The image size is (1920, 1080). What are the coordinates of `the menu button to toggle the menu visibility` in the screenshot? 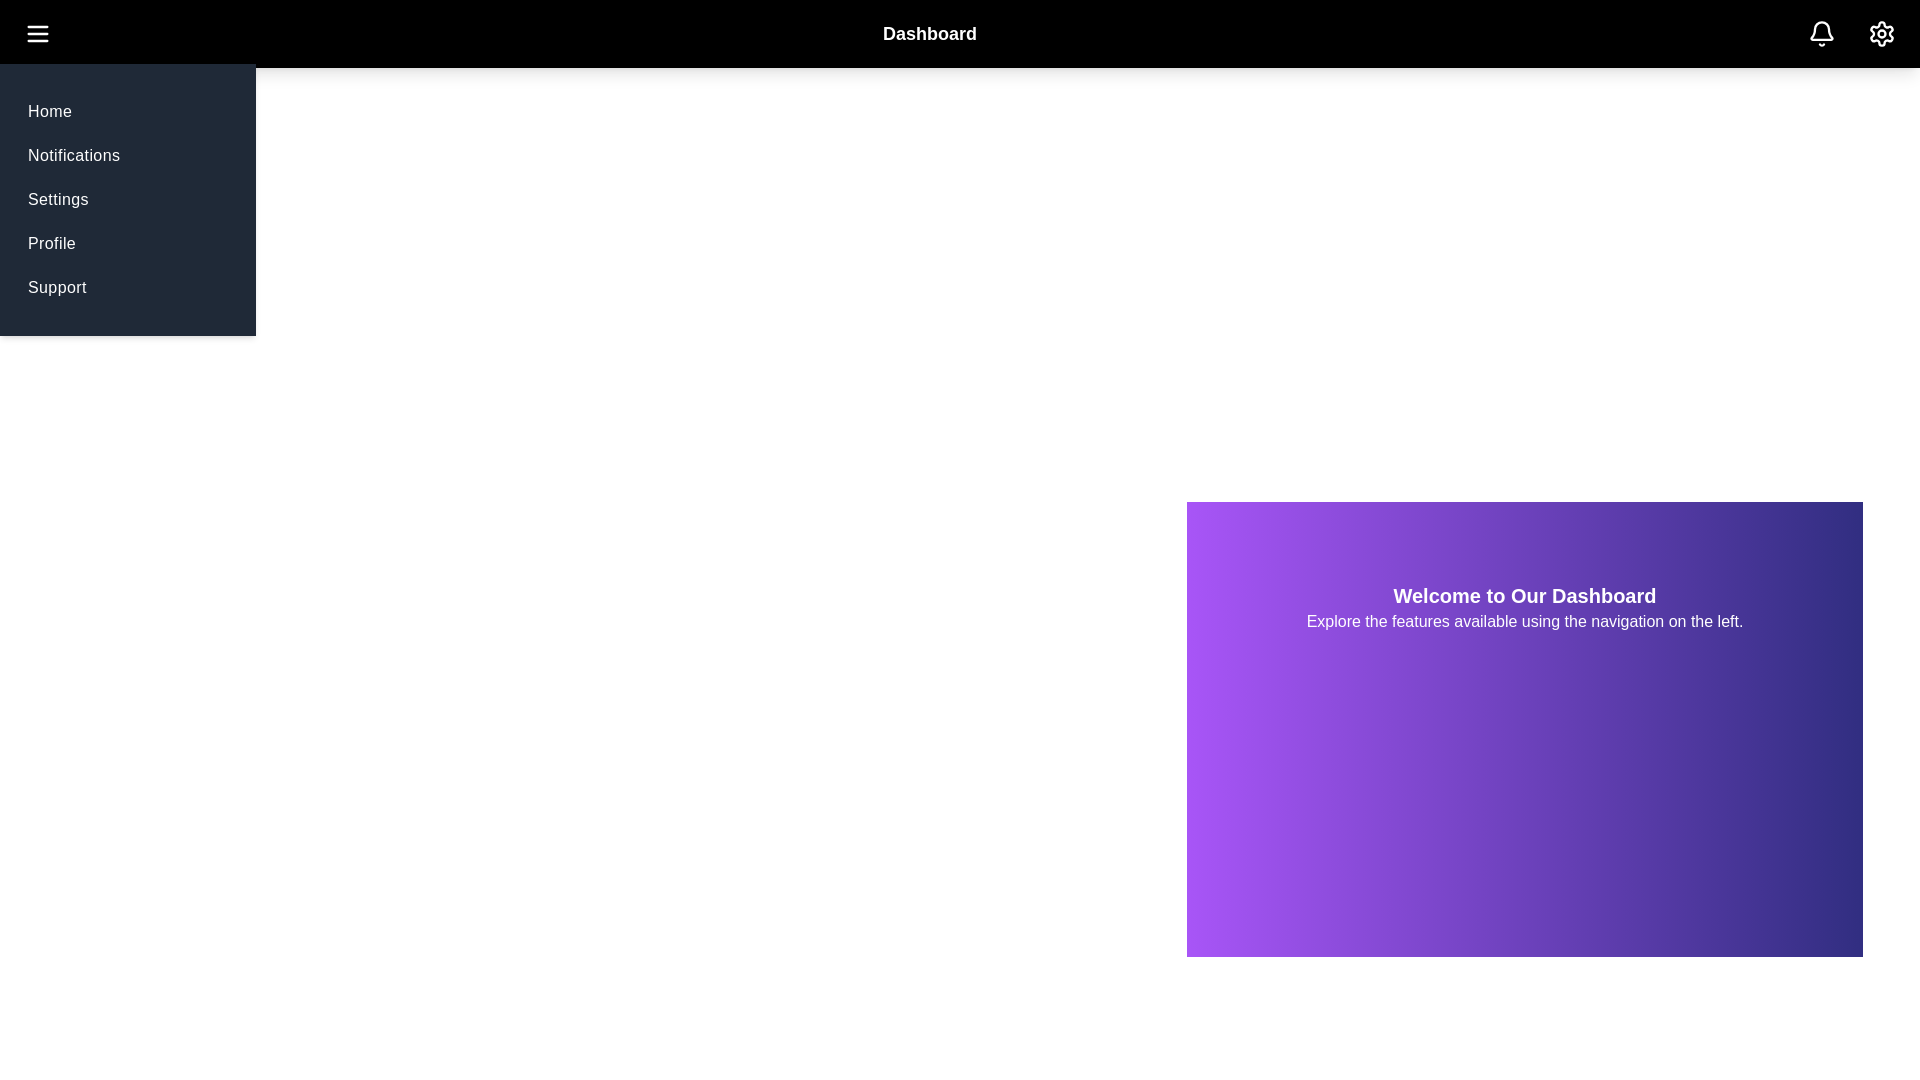 It's located at (38, 34).